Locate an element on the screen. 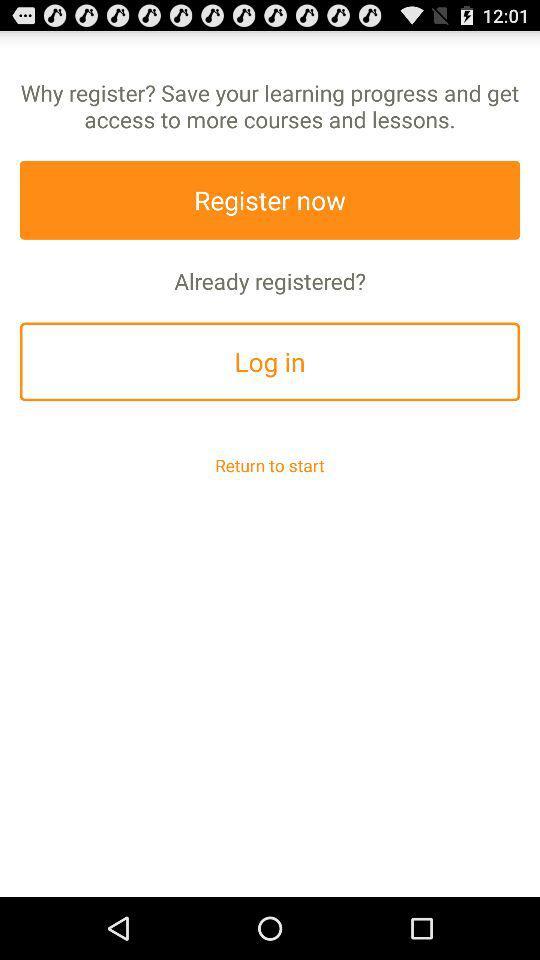 This screenshot has width=540, height=960. app below log in item is located at coordinates (270, 465).